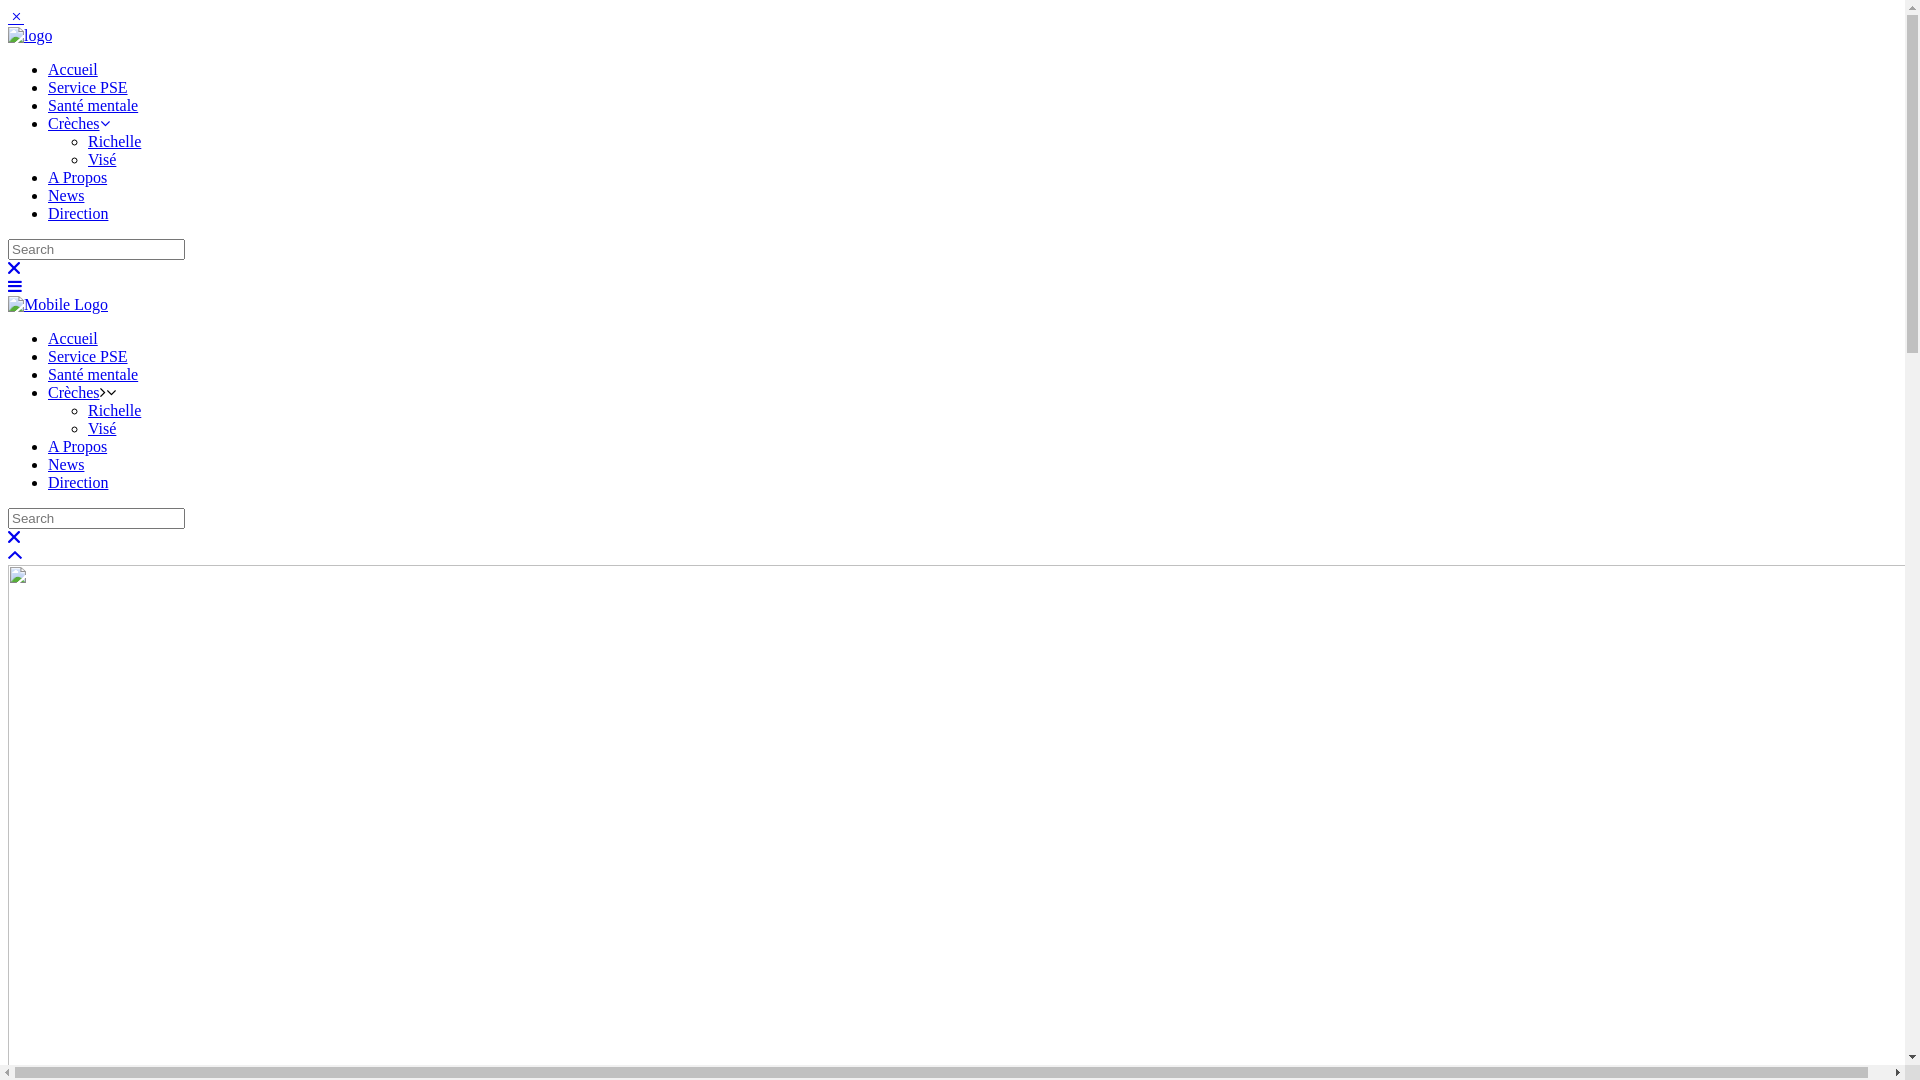  I want to click on 'Accueil', so click(72, 337).